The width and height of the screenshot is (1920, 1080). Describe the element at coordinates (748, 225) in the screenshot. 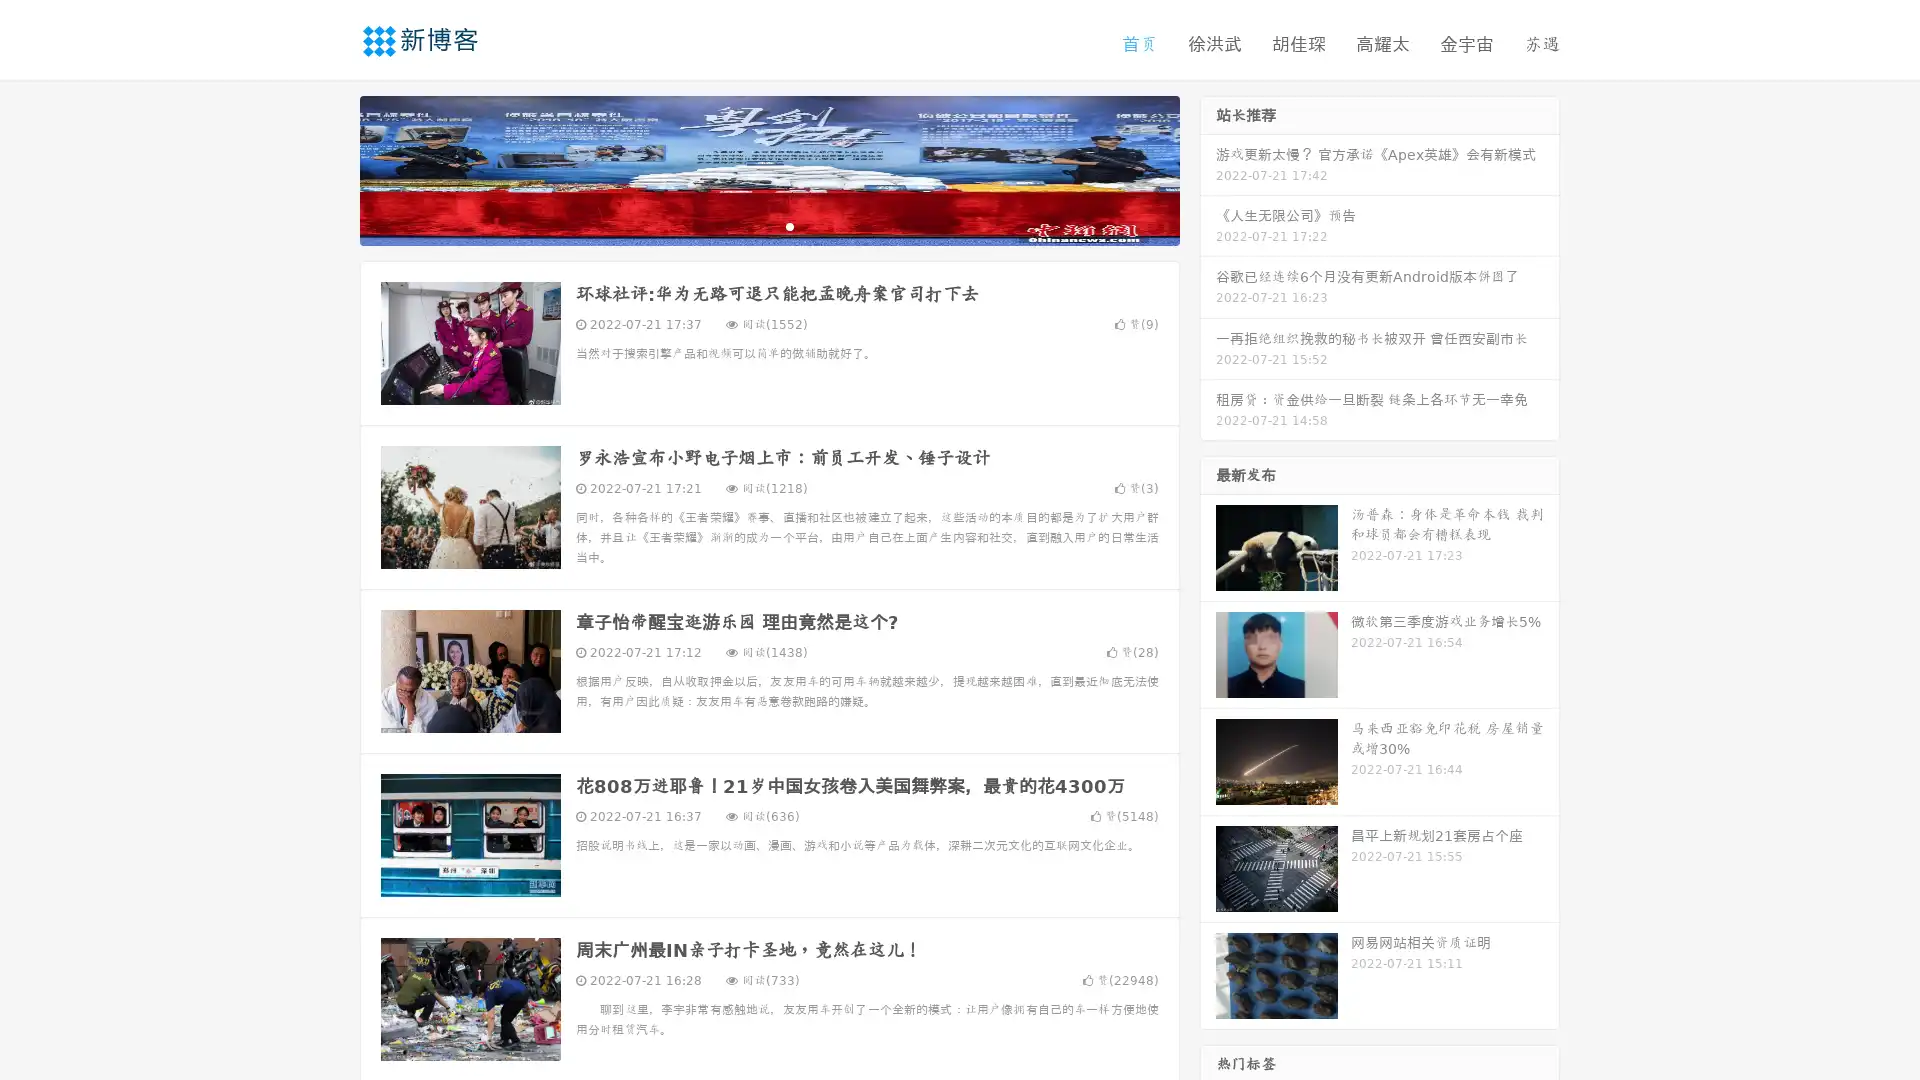

I see `Go to slide 1` at that location.